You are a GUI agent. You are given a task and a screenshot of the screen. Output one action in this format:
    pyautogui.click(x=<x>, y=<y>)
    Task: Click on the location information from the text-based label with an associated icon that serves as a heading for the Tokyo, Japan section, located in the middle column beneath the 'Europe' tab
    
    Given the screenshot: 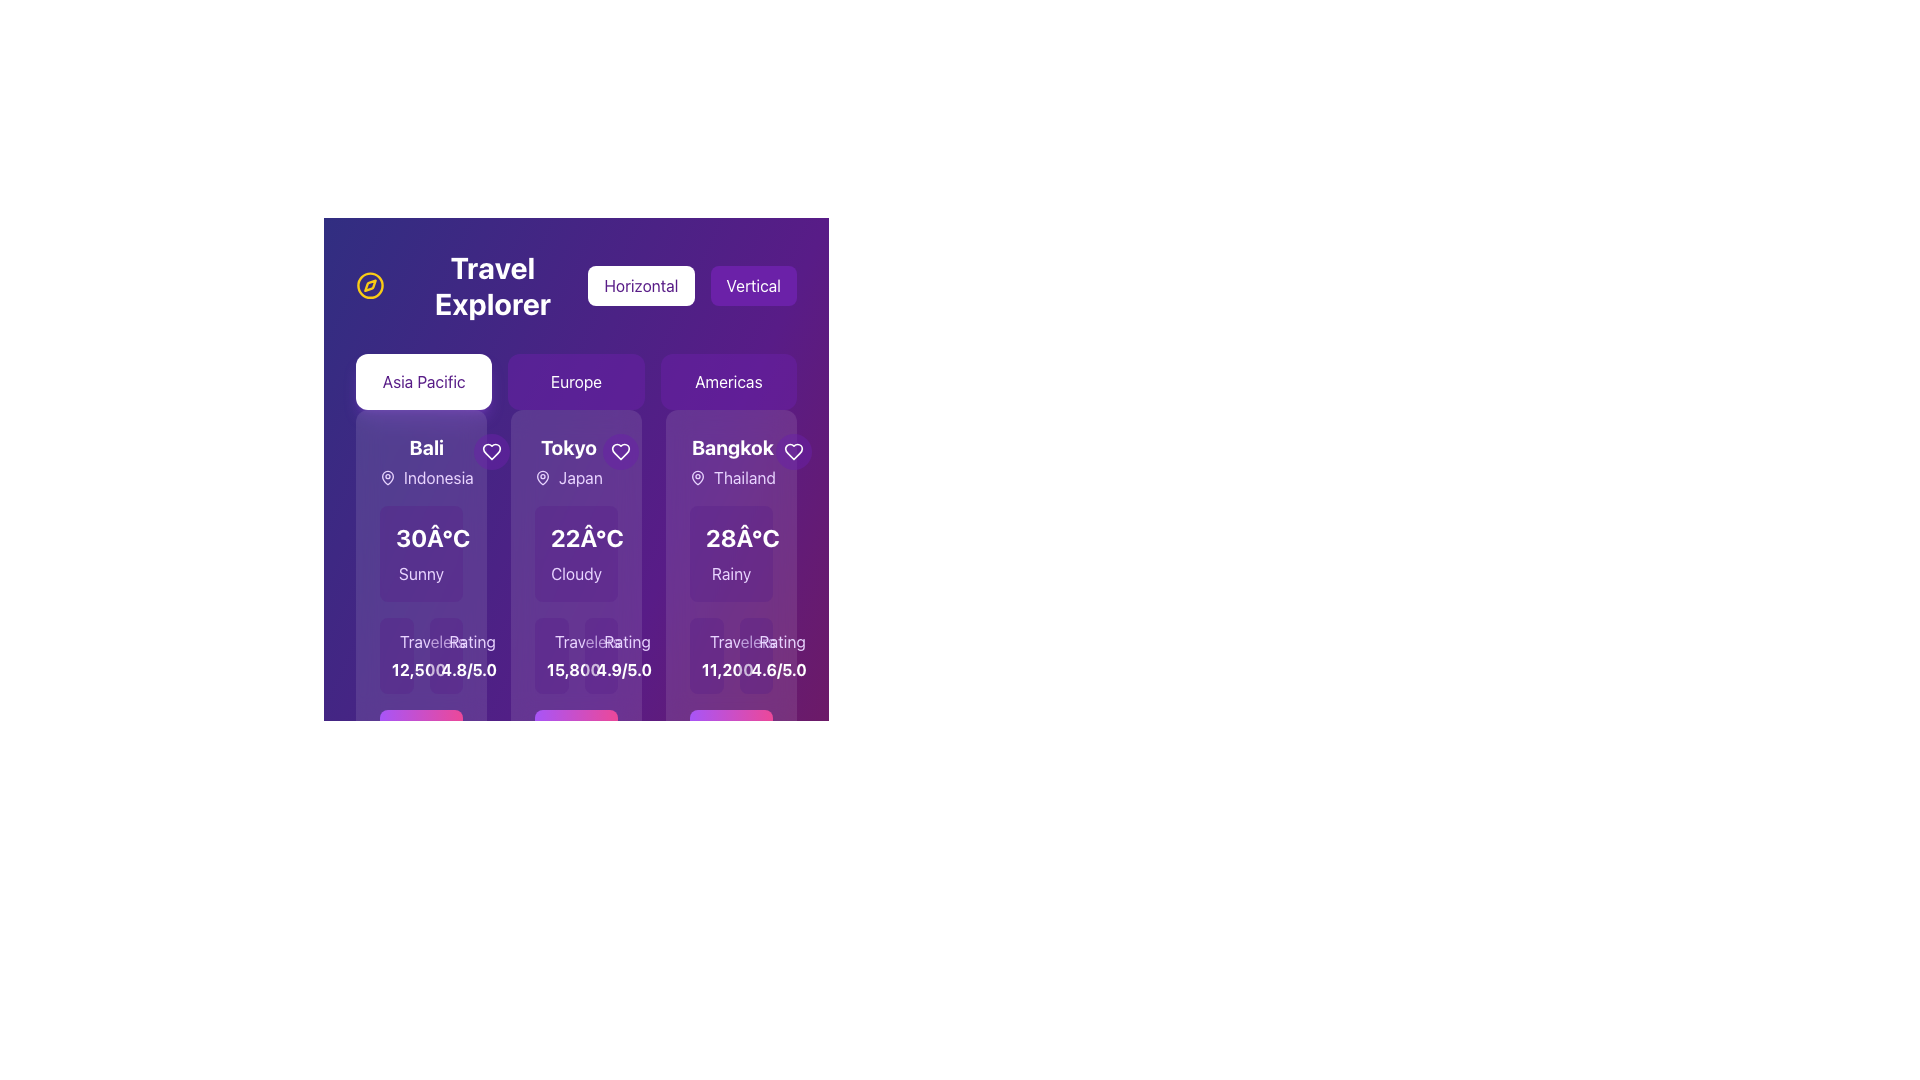 What is the action you would take?
    pyautogui.click(x=567, y=462)
    